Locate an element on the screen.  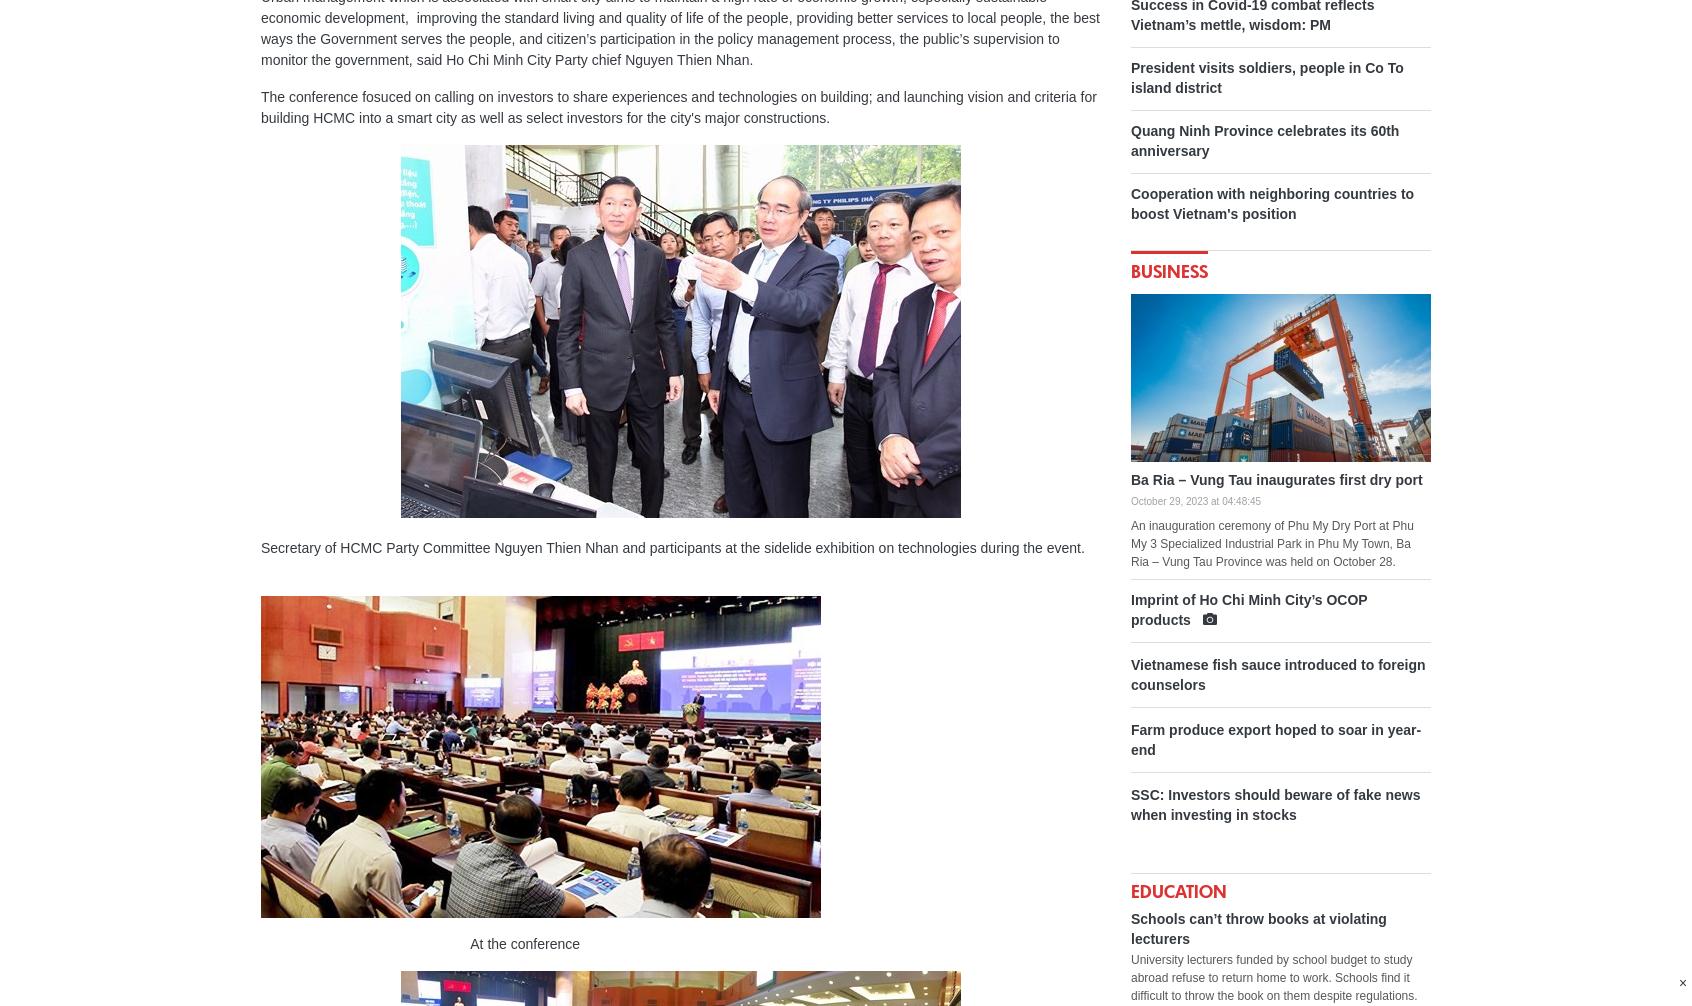
'Farm produce export hoped to soar in year-end' is located at coordinates (1274, 740).